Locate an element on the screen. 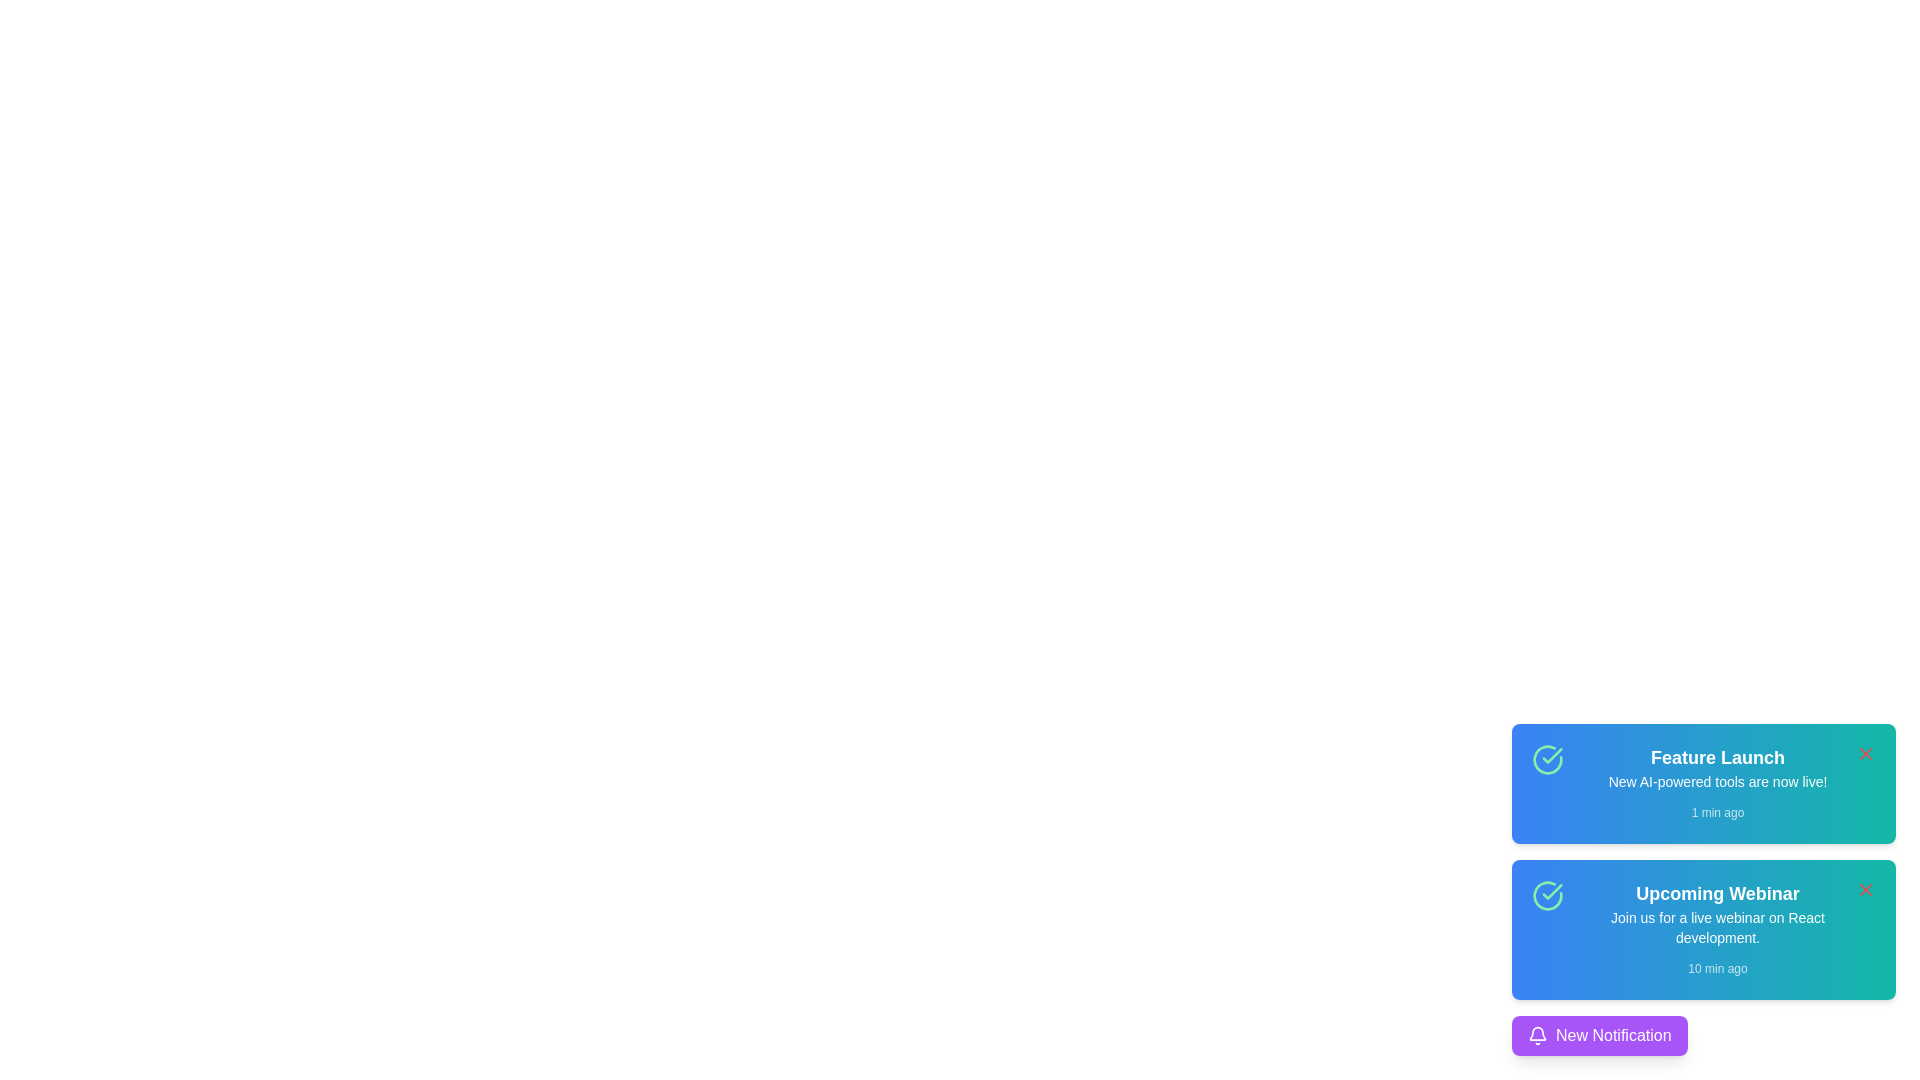 The width and height of the screenshot is (1920, 1080). the notification to read its details is located at coordinates (1703, 782).